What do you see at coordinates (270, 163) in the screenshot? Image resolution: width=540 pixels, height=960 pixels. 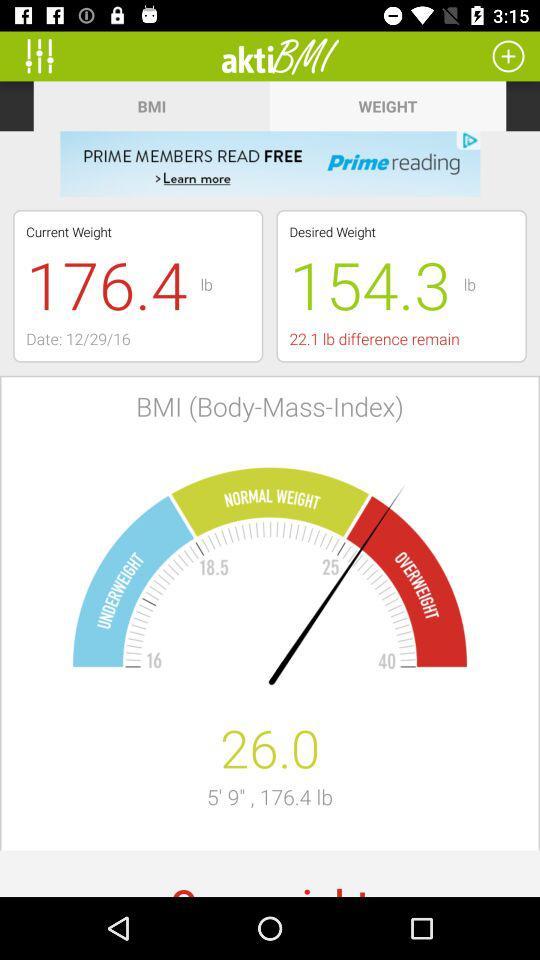 I see `item above the current weight item` at bounding box center [270, 163].